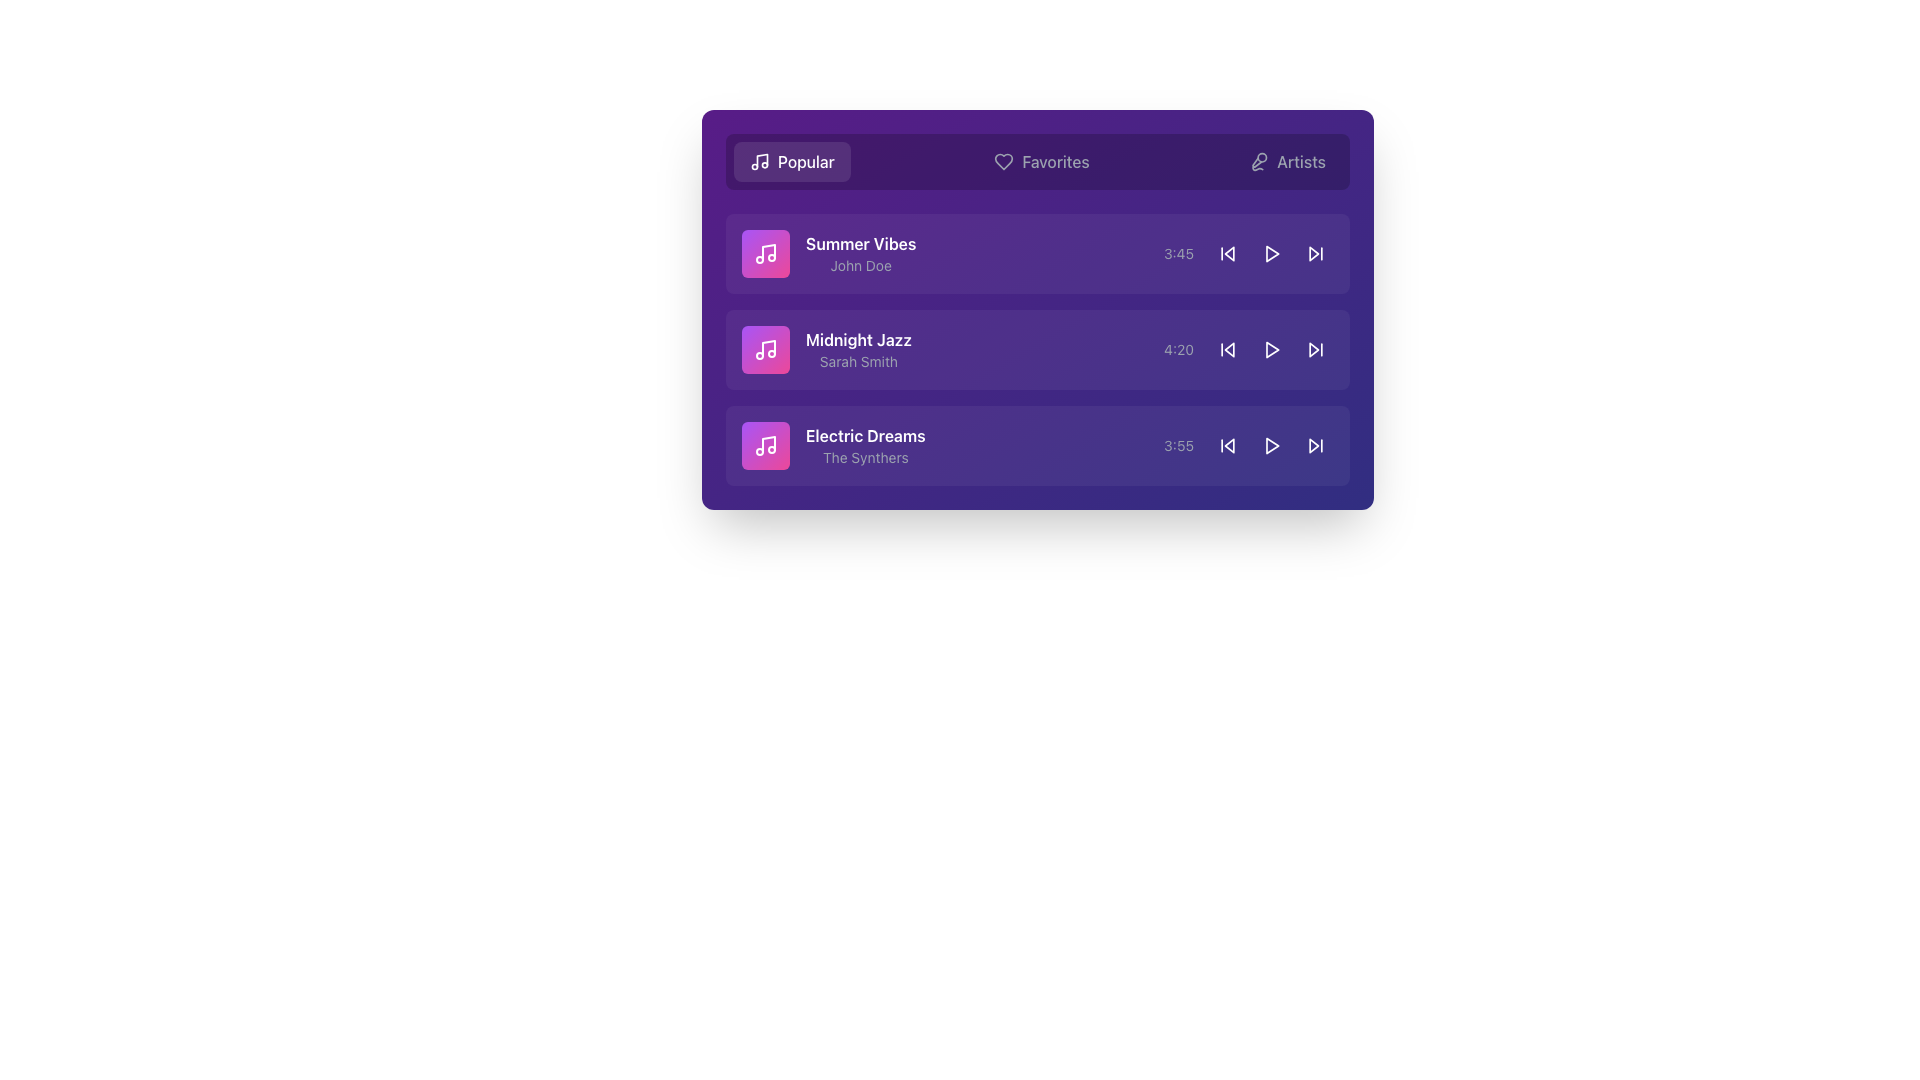  What do you see at coordinates (765, 445) in the screenshot?
I see `the leftmost icon representing the music track 'Electric Dreams' by 'The Synthers'` at bounding box center [765, 445].